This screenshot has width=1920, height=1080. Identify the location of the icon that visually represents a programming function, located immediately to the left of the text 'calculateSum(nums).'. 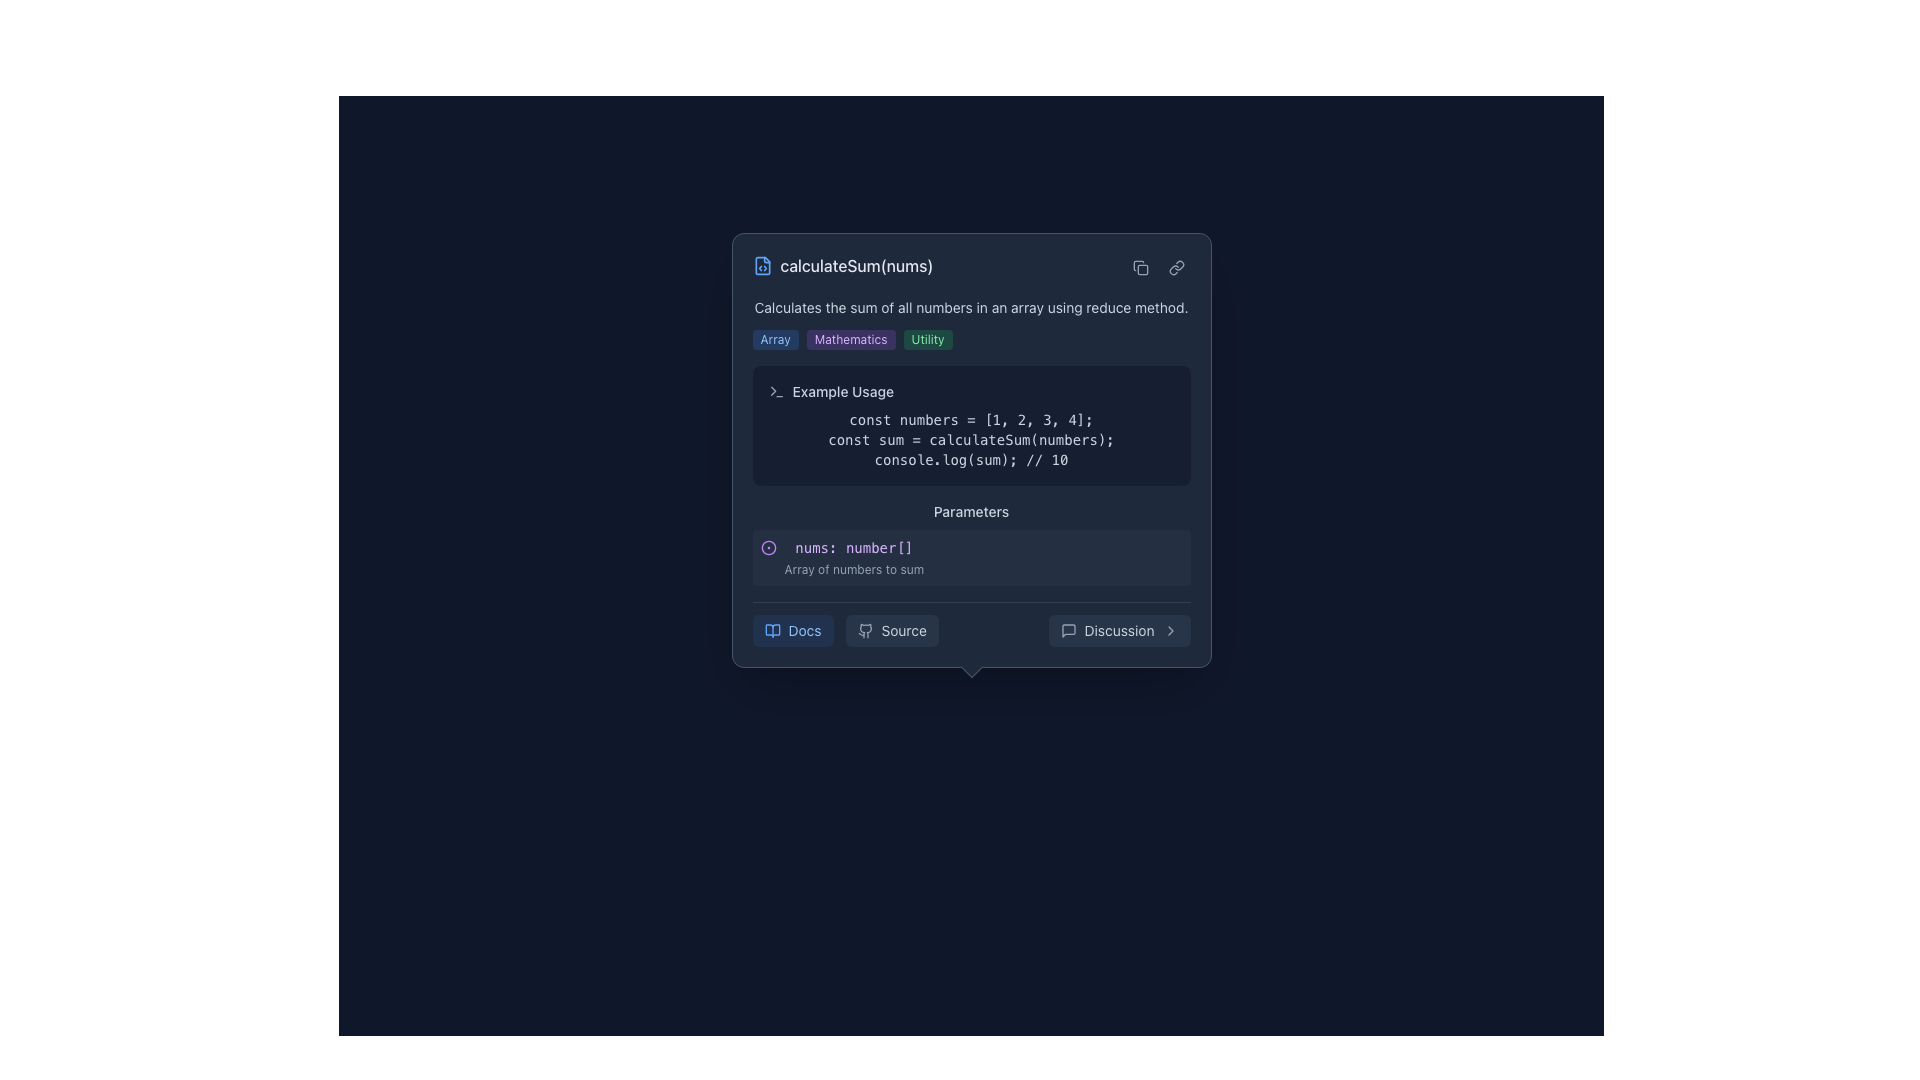
(761, 265).